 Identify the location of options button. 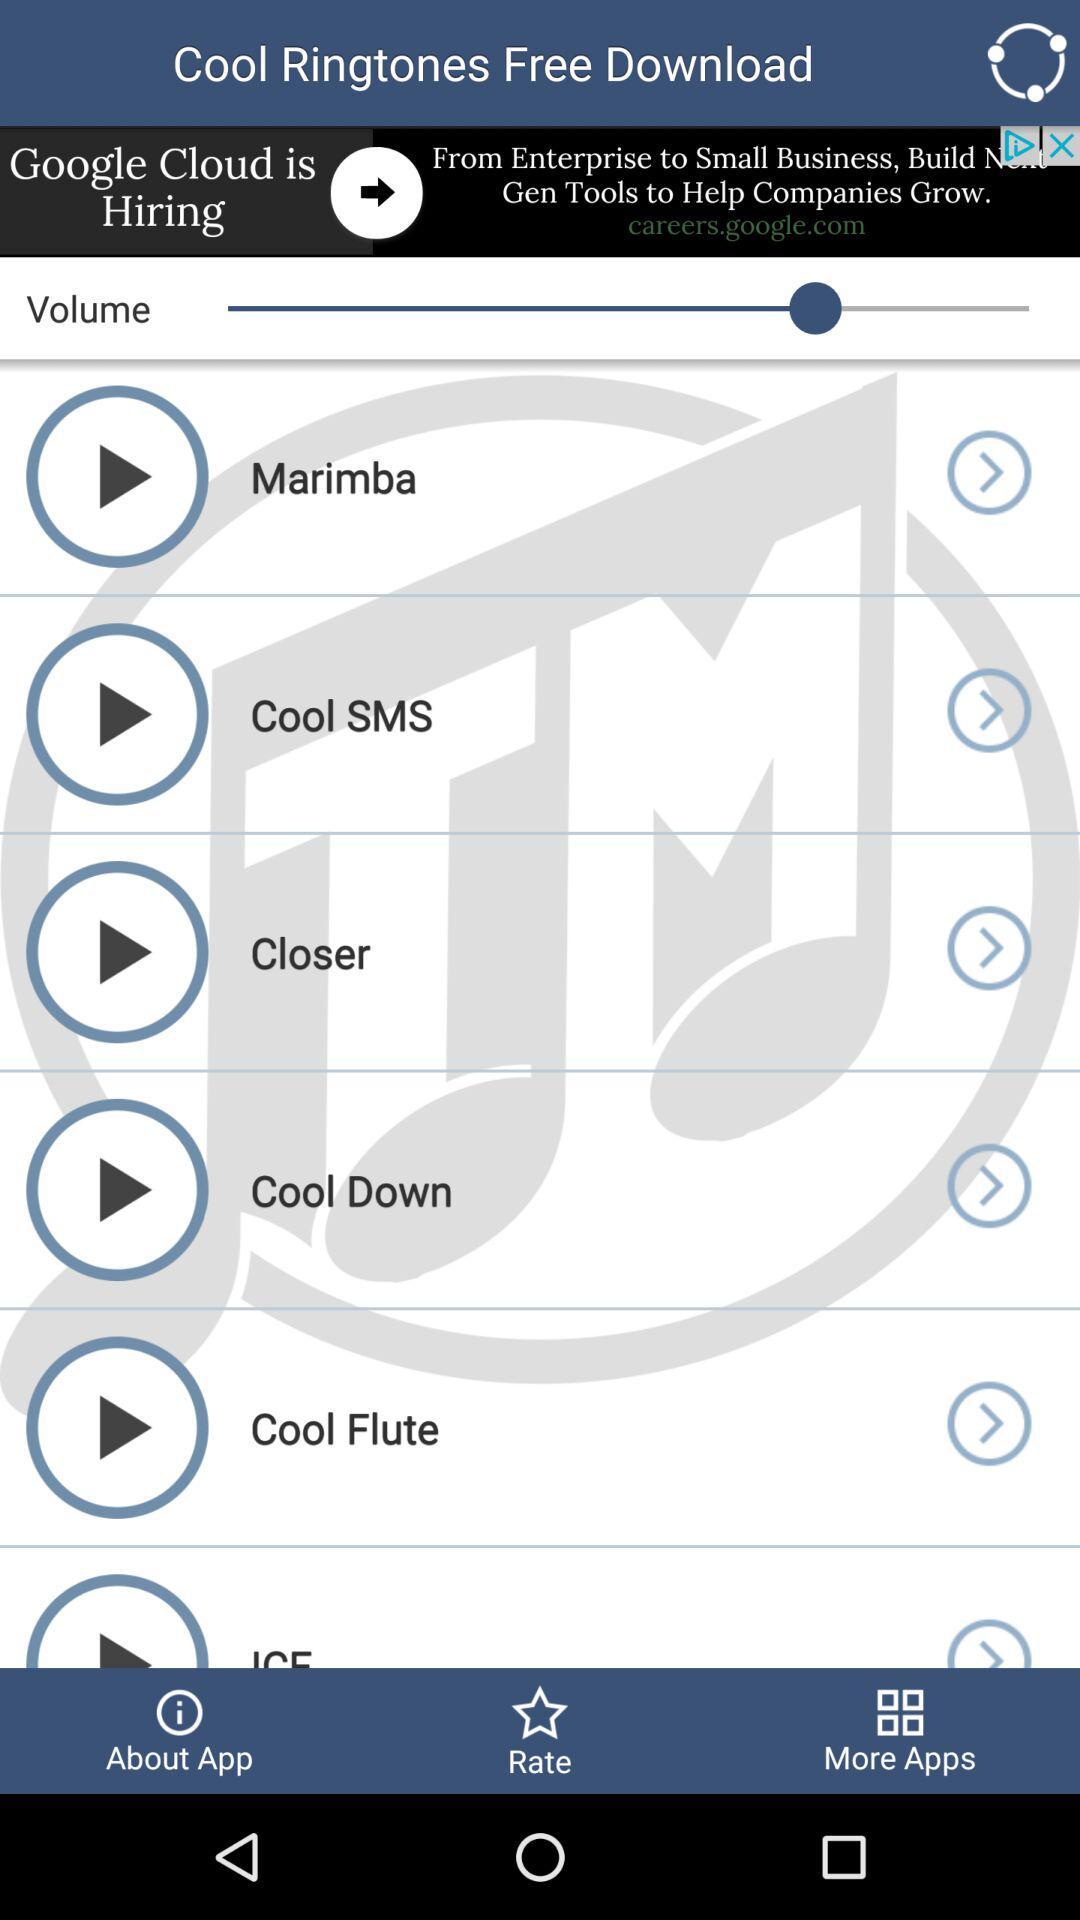
(1027, 62).